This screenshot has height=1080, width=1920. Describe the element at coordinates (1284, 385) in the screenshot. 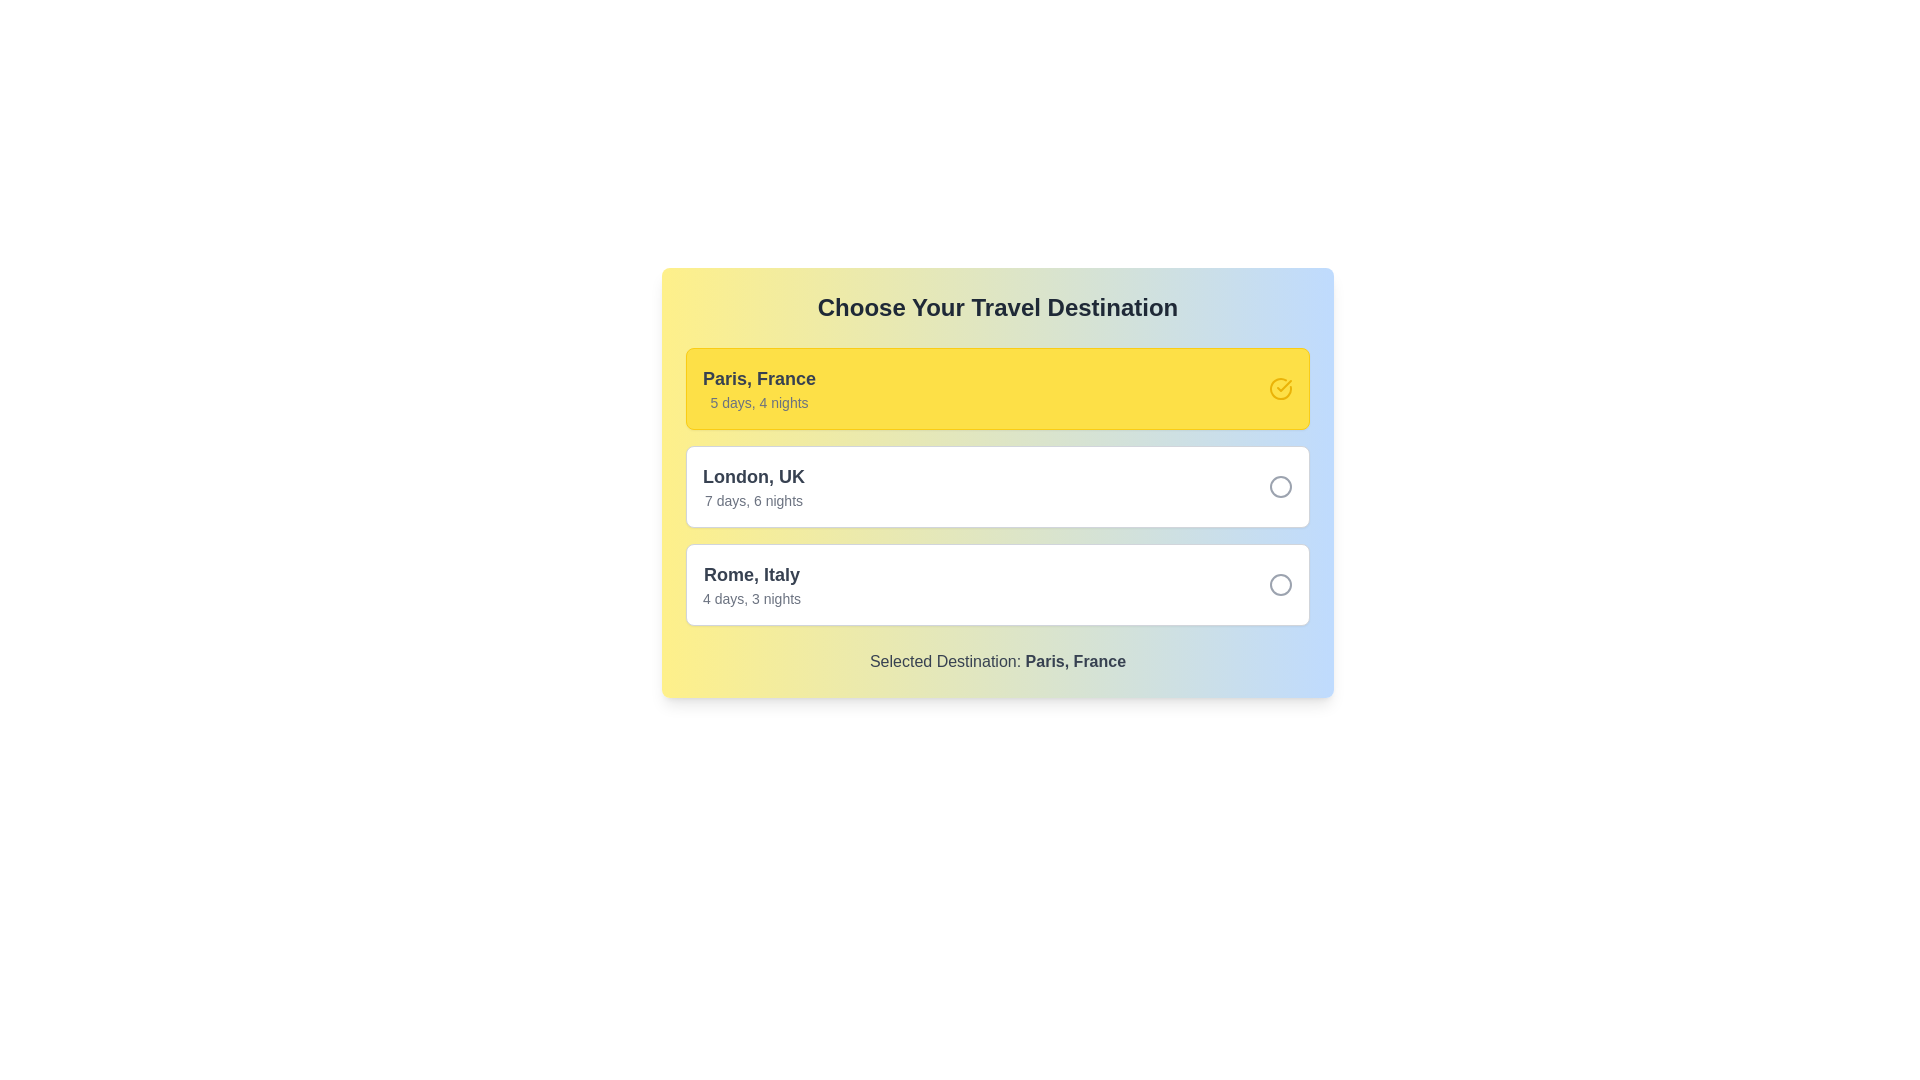

I see `the yellow SVG icon with a check mark next to the 'Paris, France' travel option by moving the cursor to its center point` at that location.